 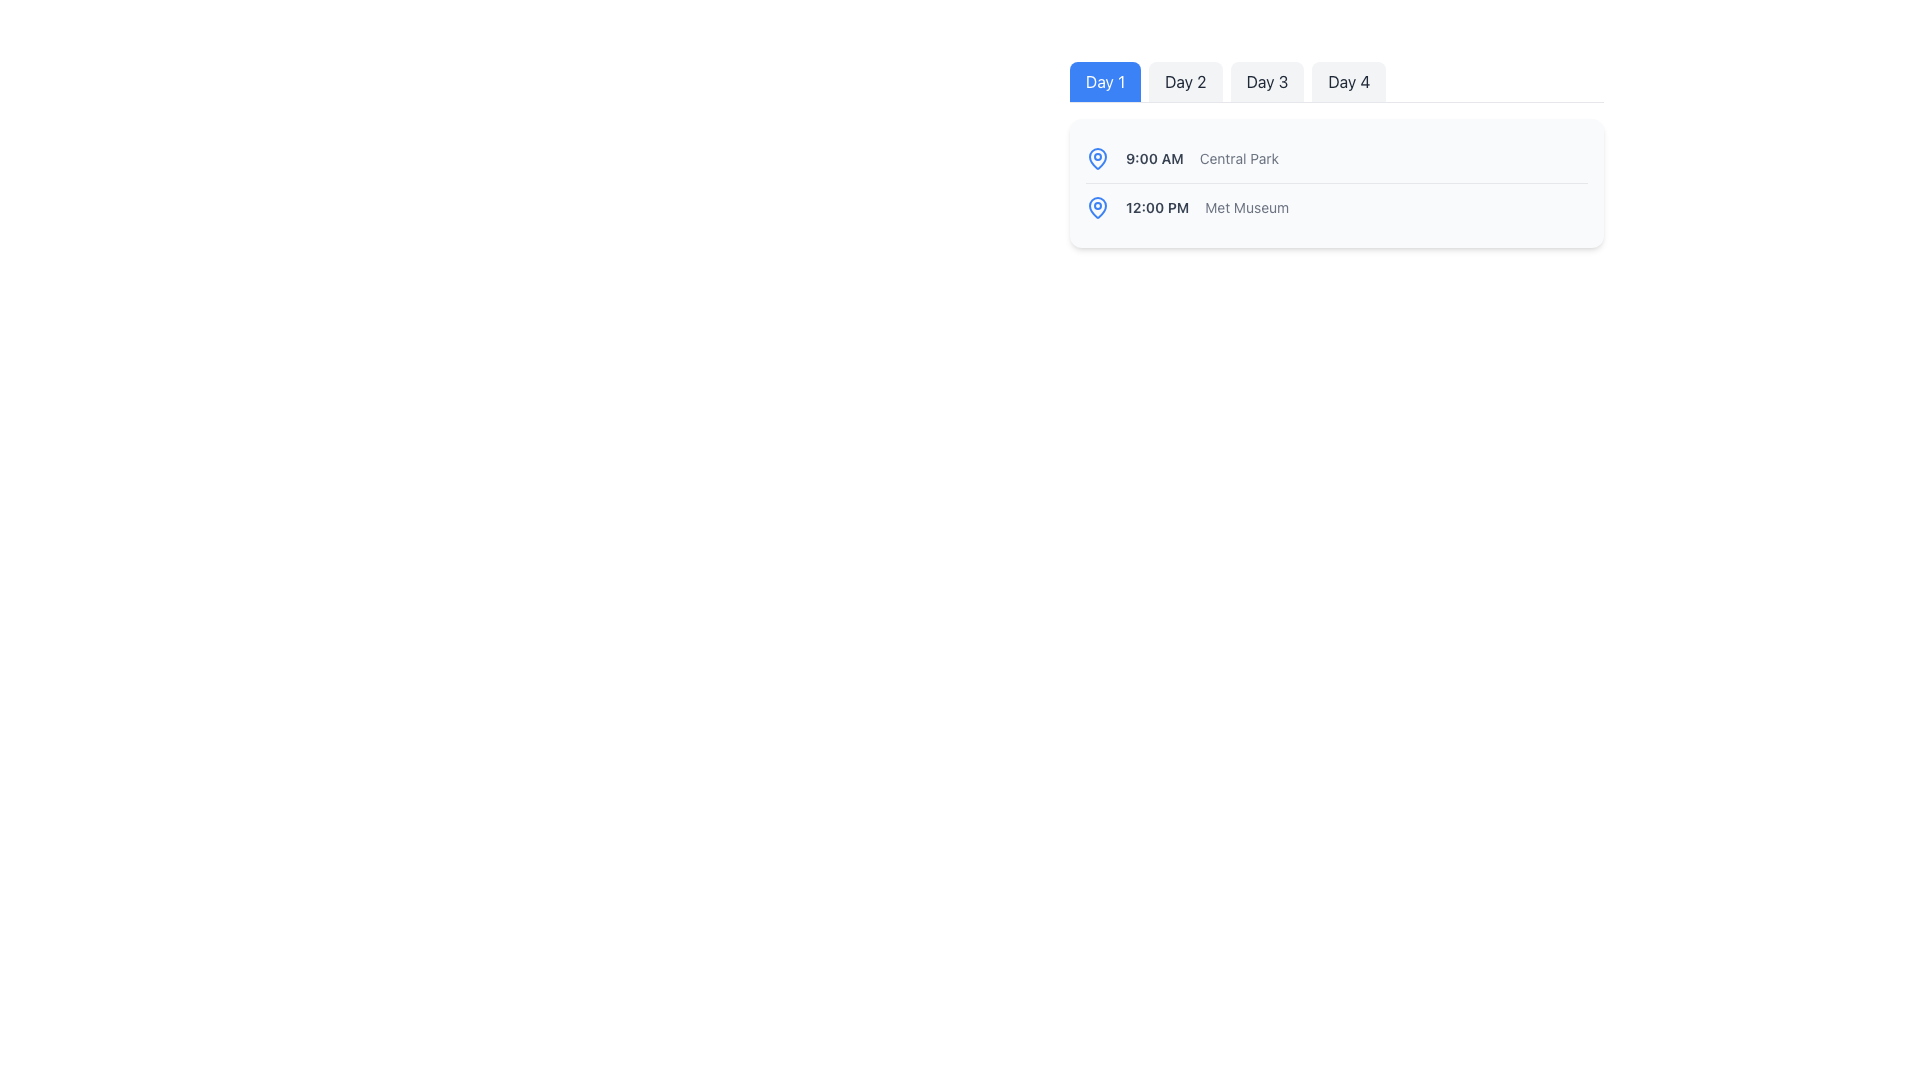 I want to click on the appearance of the icon that visually denotes the location information associated with the event scheduled for 9:00 AM at Central Park, which is positioned to the left of the text '9:00 AM Central Park', so click(x=1097, y=157).